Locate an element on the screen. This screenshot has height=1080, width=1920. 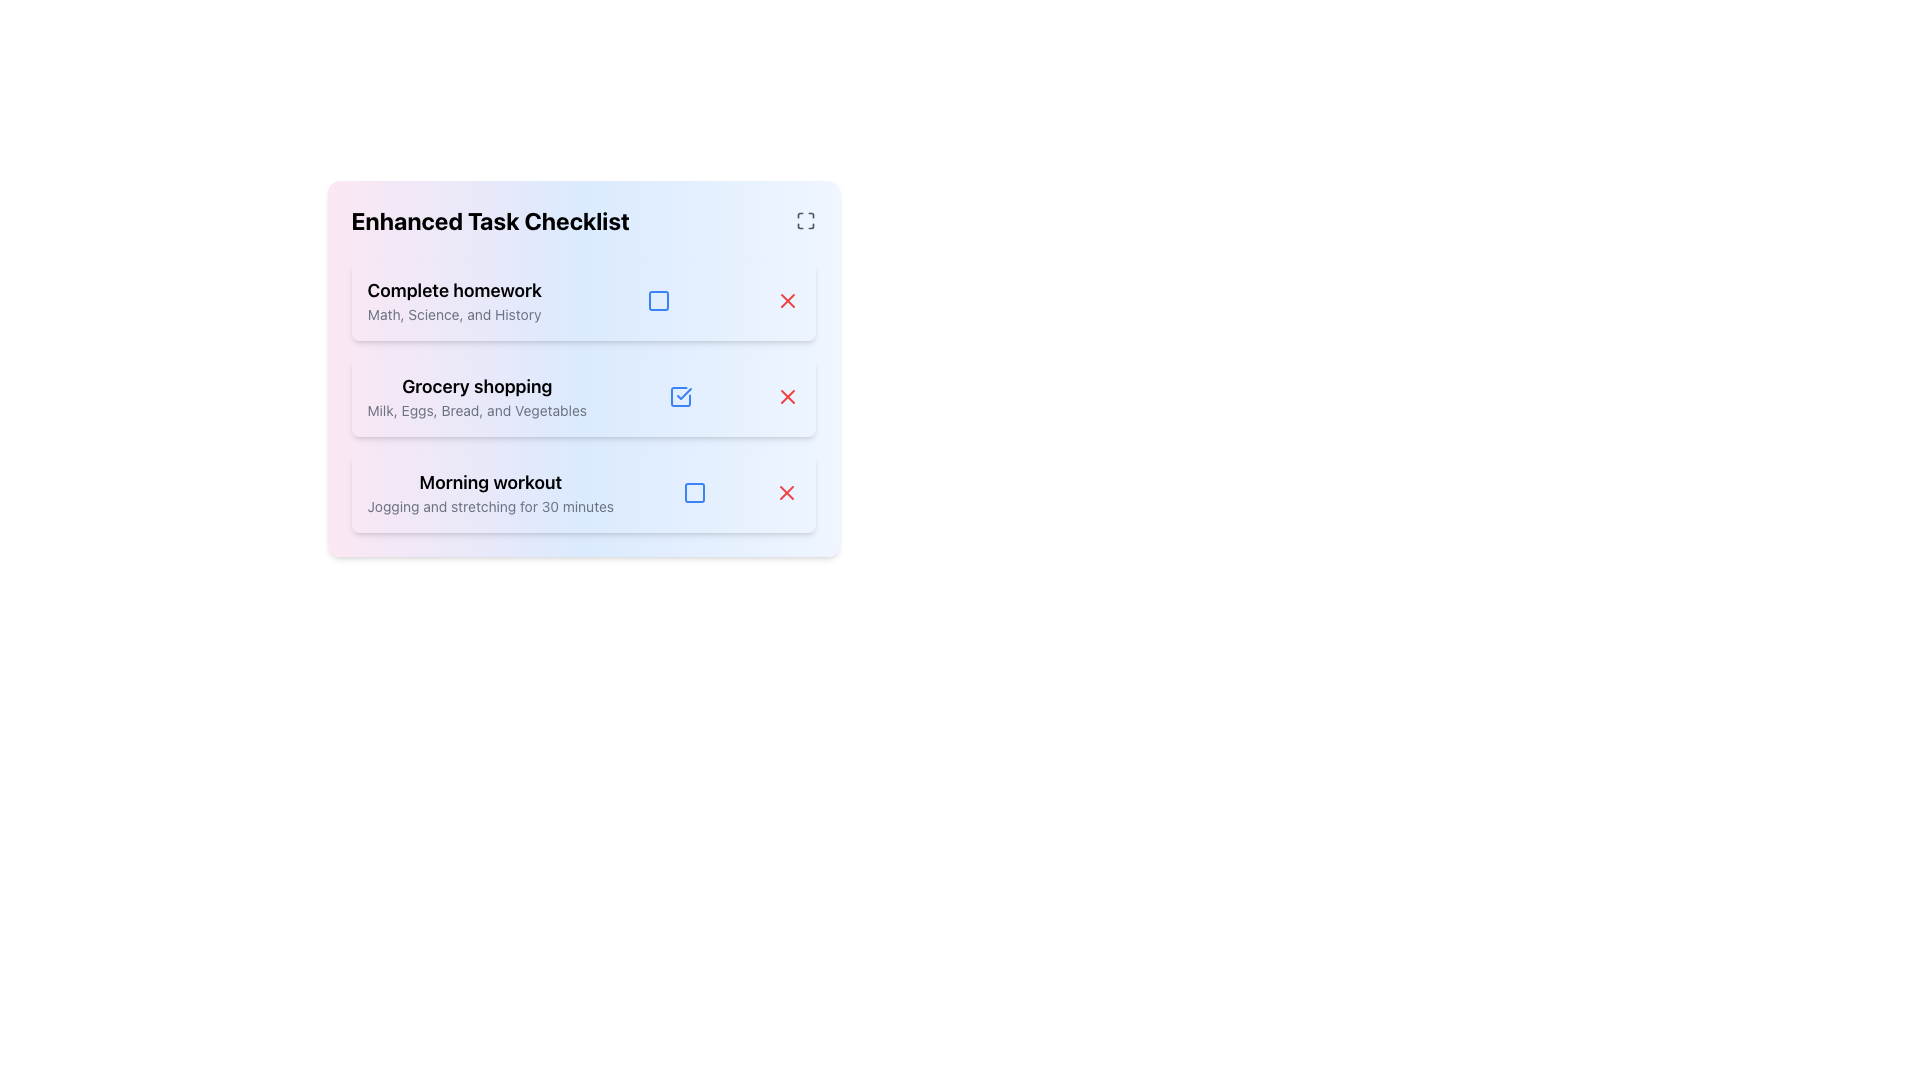
the interactive checkbox for the 'Morning workout' task is located at coordinates (694, 493).